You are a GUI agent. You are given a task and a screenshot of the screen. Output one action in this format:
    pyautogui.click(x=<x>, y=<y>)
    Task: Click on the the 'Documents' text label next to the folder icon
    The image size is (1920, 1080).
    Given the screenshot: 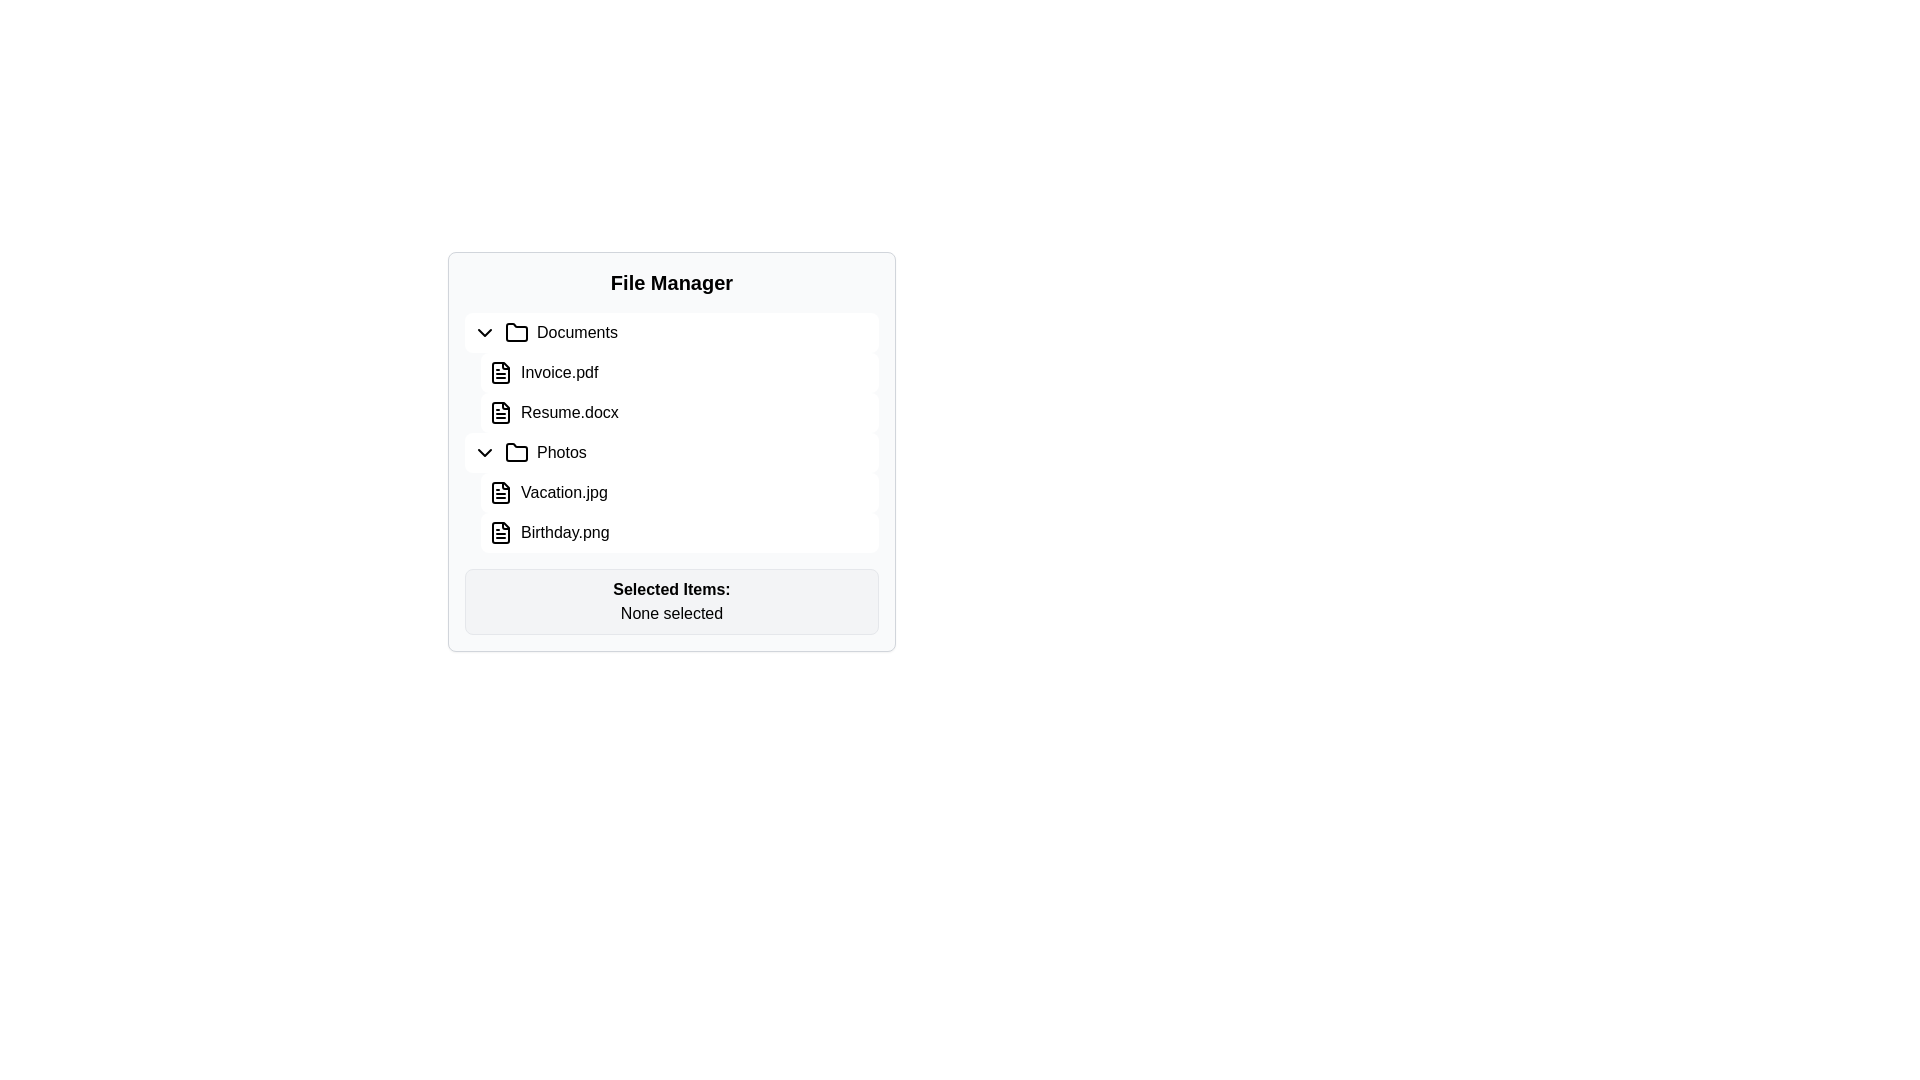 What is the action you would take?
    pyautogui.click(x=576, y=331)
    